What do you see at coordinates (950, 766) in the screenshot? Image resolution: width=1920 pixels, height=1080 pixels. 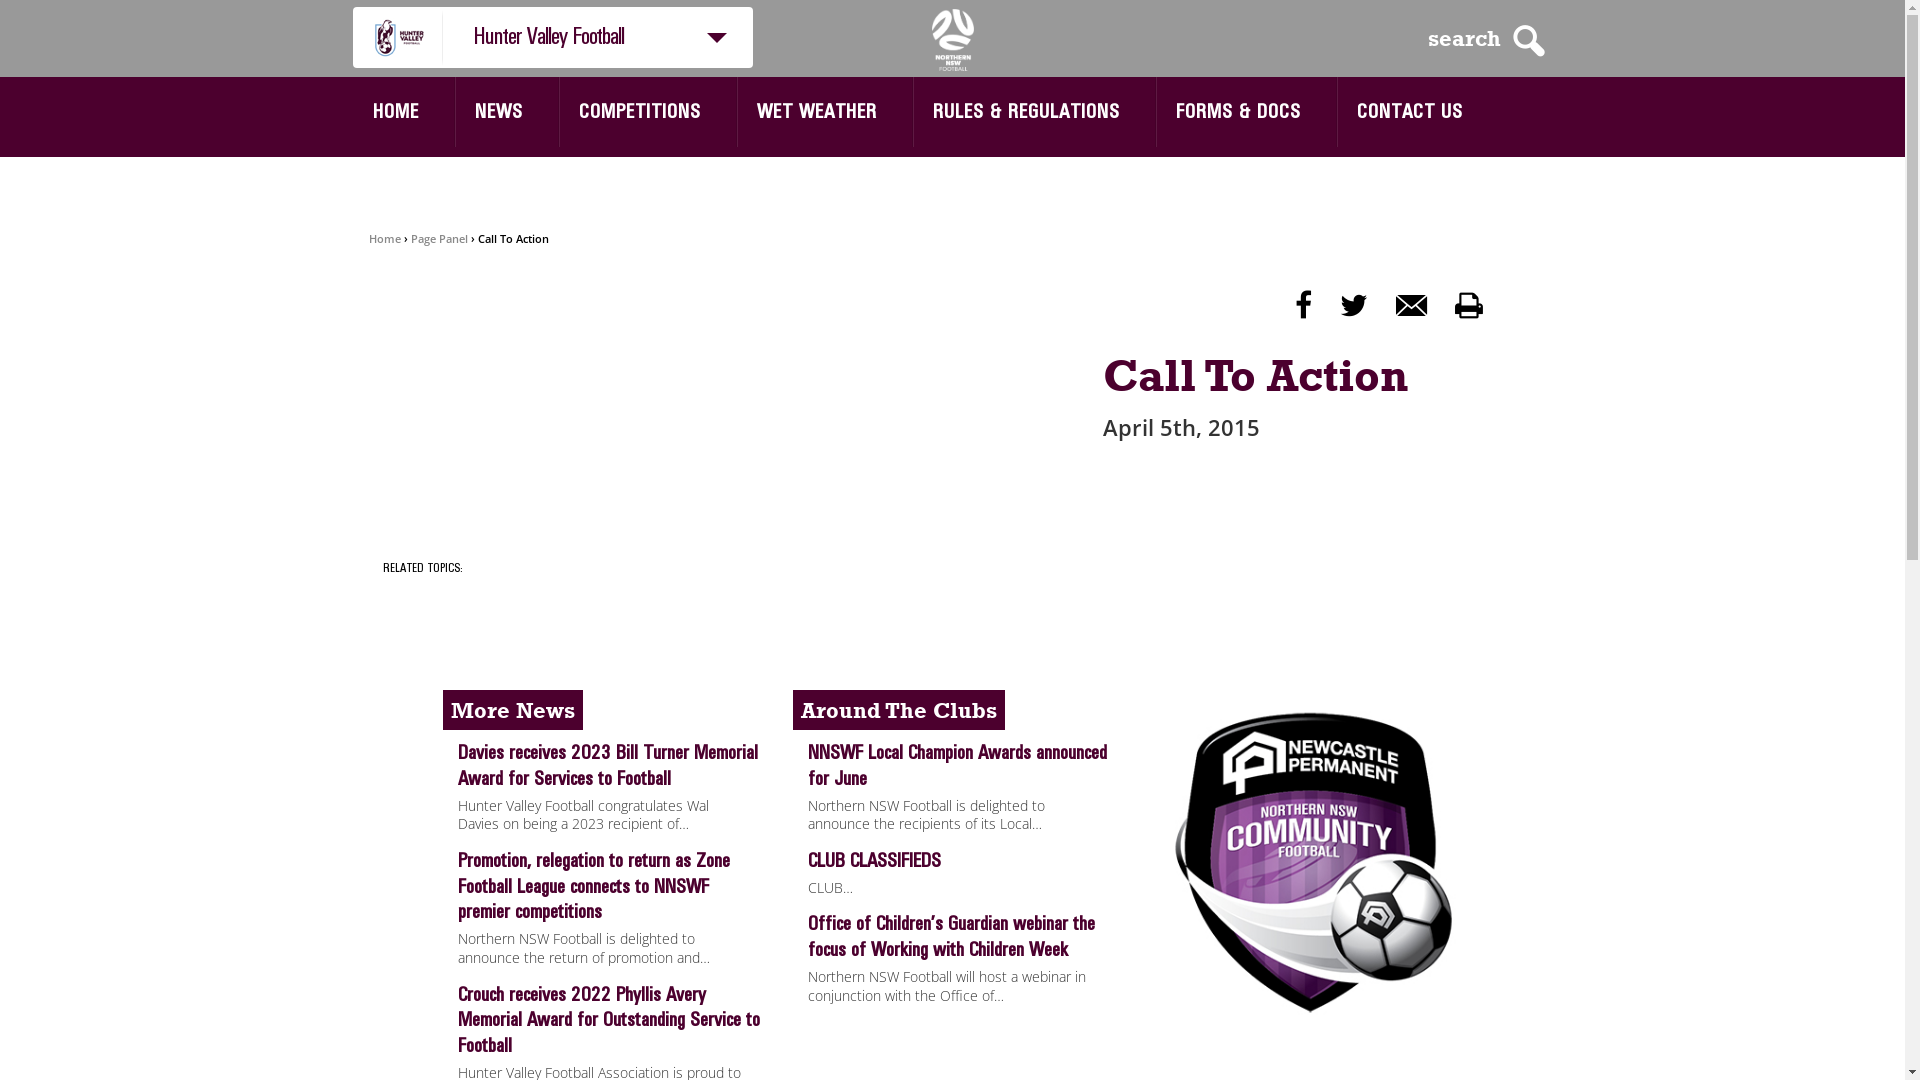 I see `'NNSWF Local Champion Awards announced for June'` at bounding box center [950, 766].